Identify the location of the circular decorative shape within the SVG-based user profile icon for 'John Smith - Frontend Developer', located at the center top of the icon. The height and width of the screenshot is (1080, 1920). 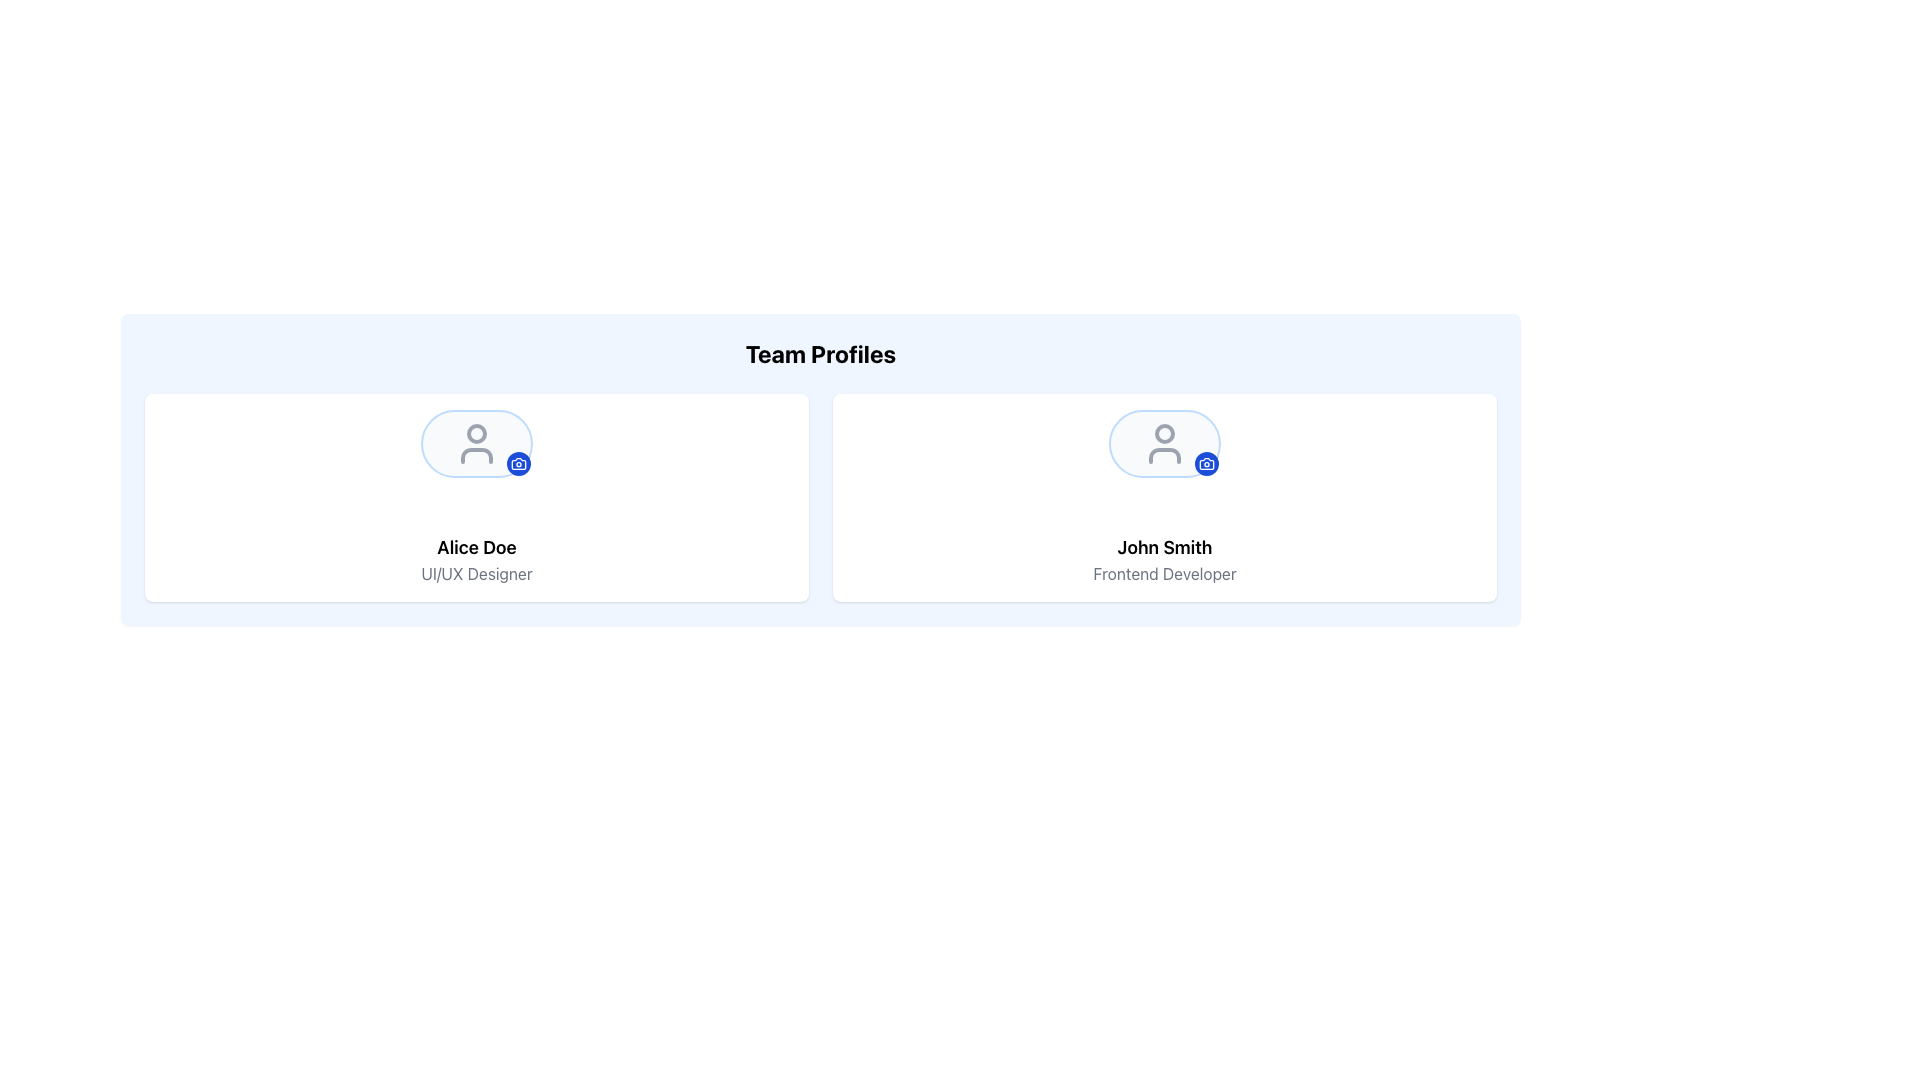
(1165, 433).